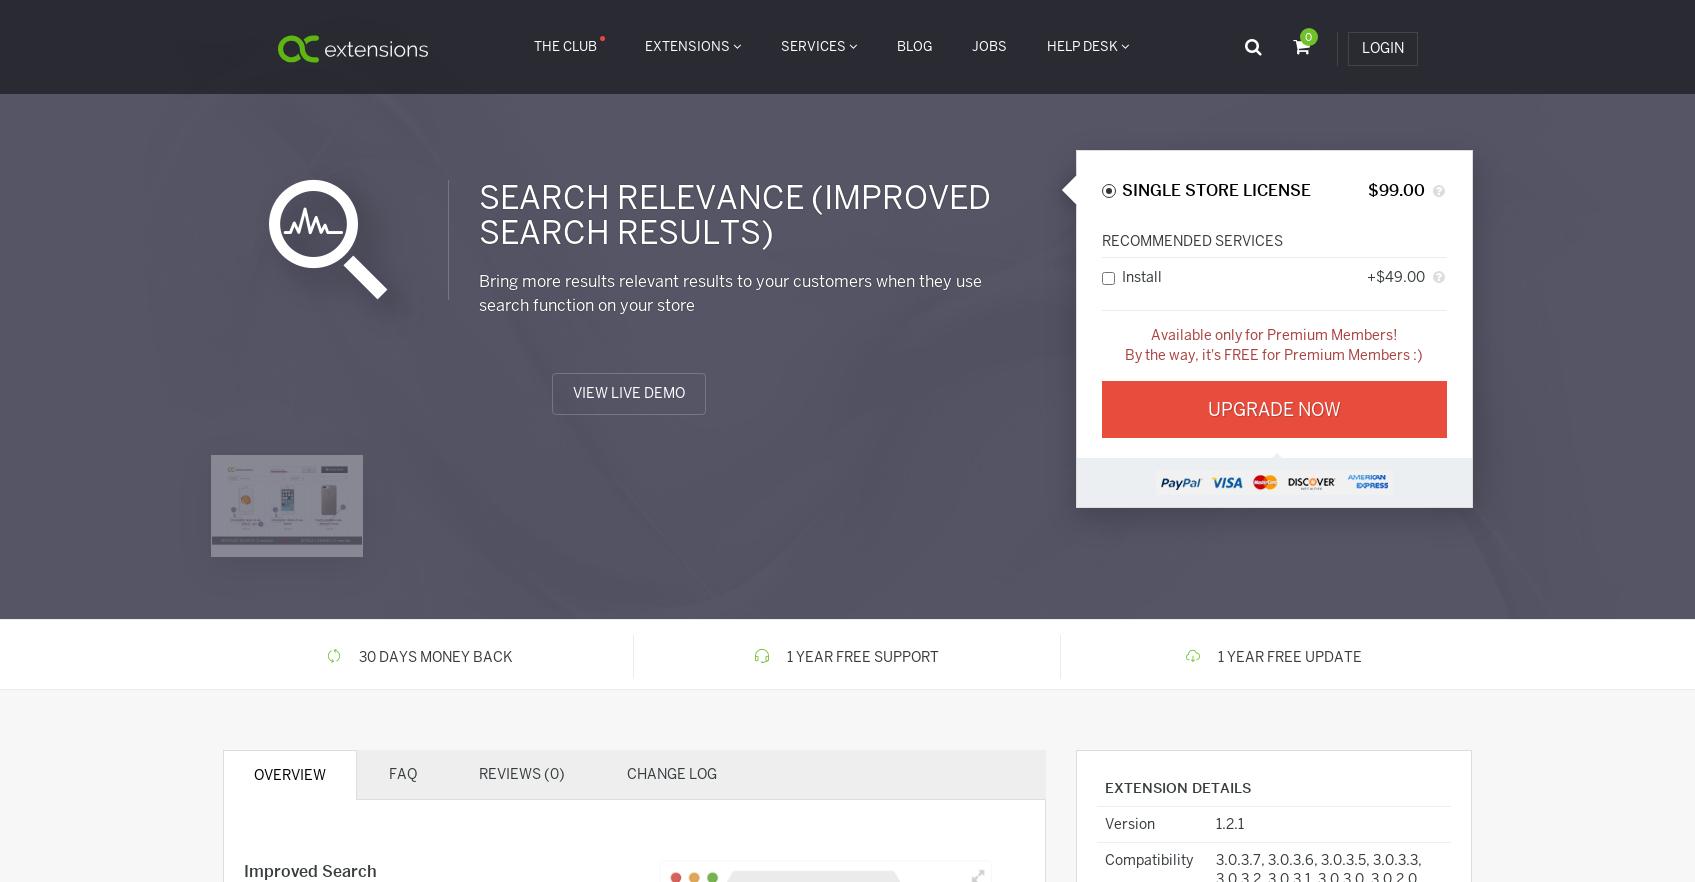 The height and width of the screenshot is (882, 1695). Describe the element at coordinates (1395, 190) in the screenshot. I see `'$99.00'` at that location.